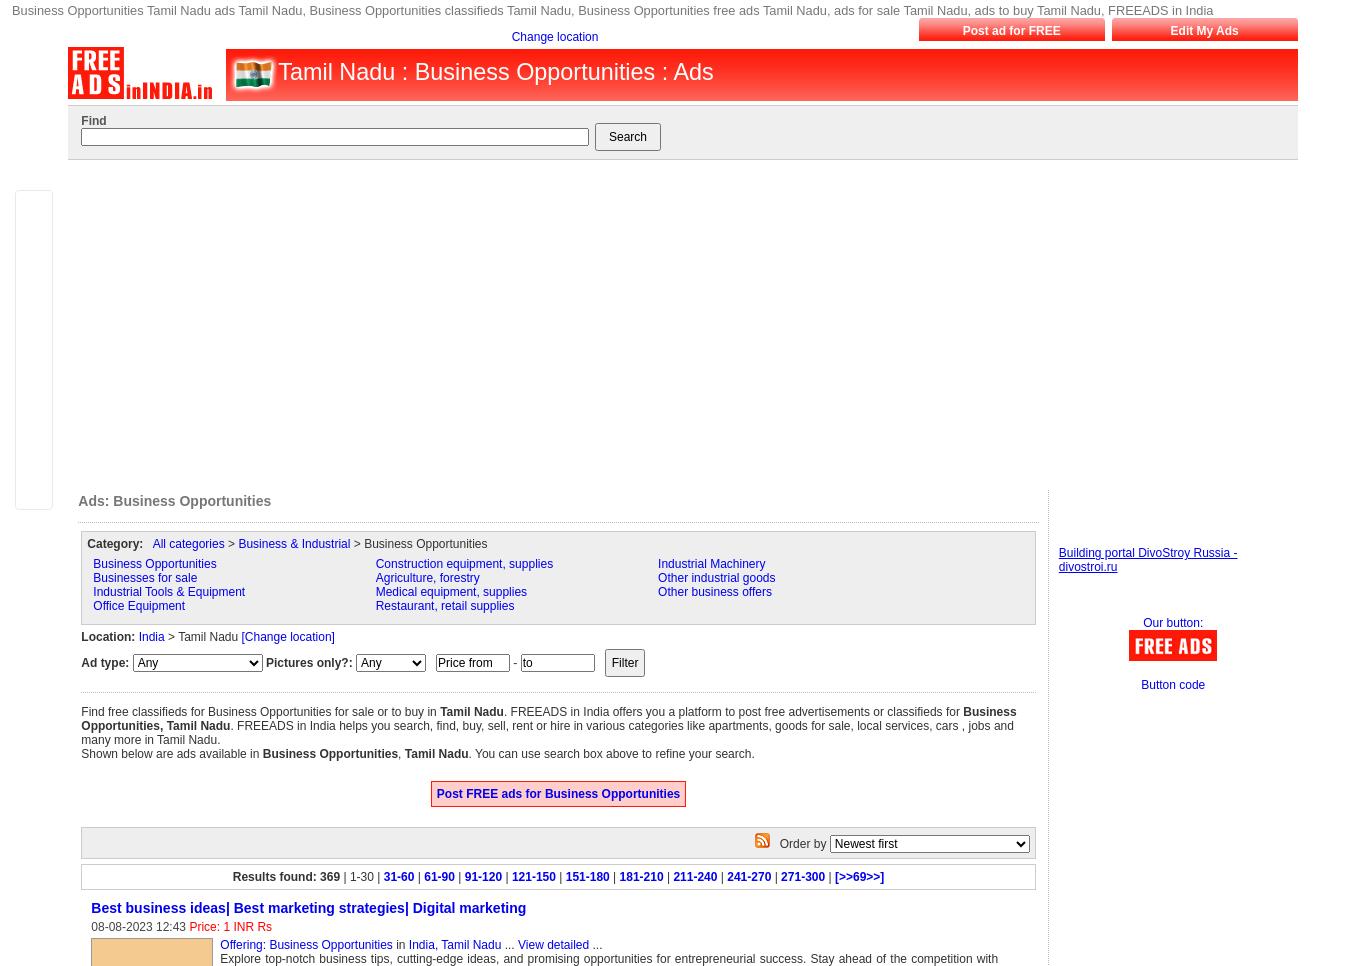 The height and width of the screenshot is (966, 1366). I want to click on '> 										 Tamil Nadu', so click(201, 635).